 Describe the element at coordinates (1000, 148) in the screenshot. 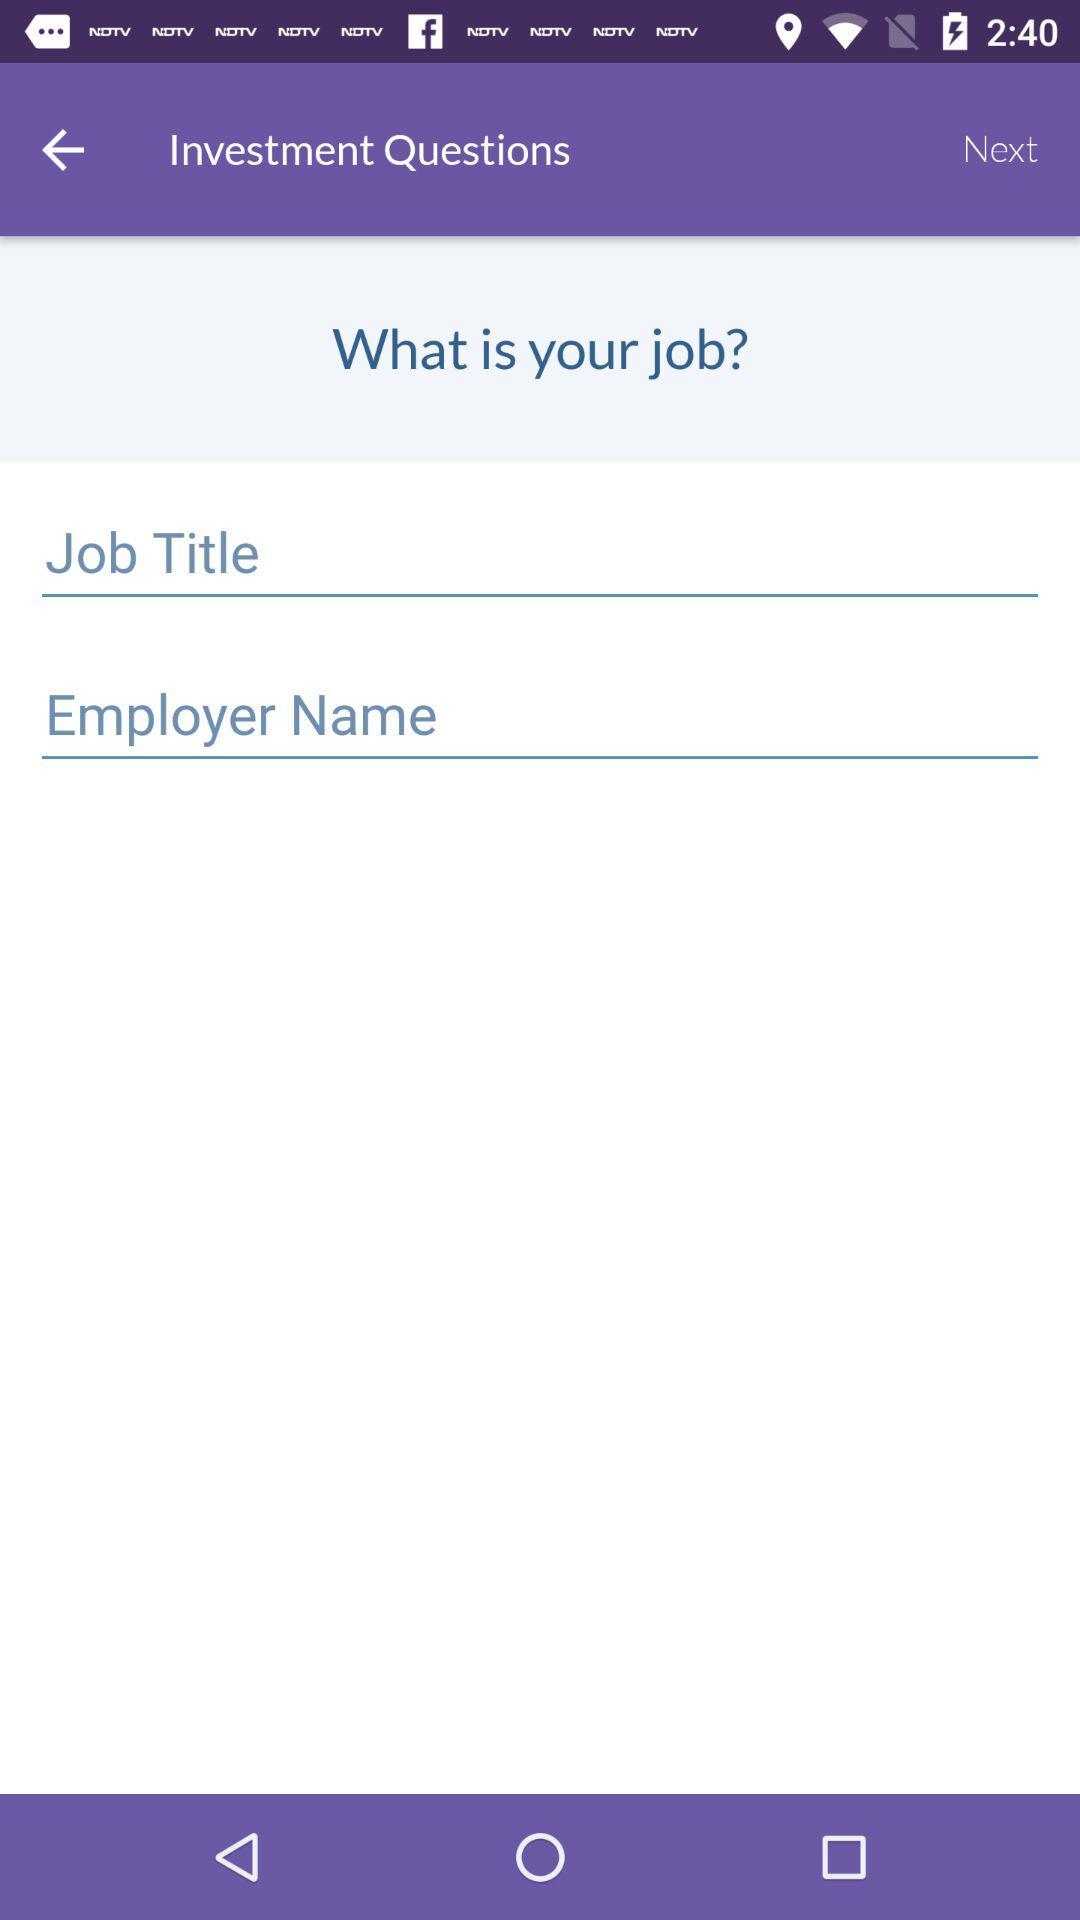

I see `icon at the top right corner` at that location.